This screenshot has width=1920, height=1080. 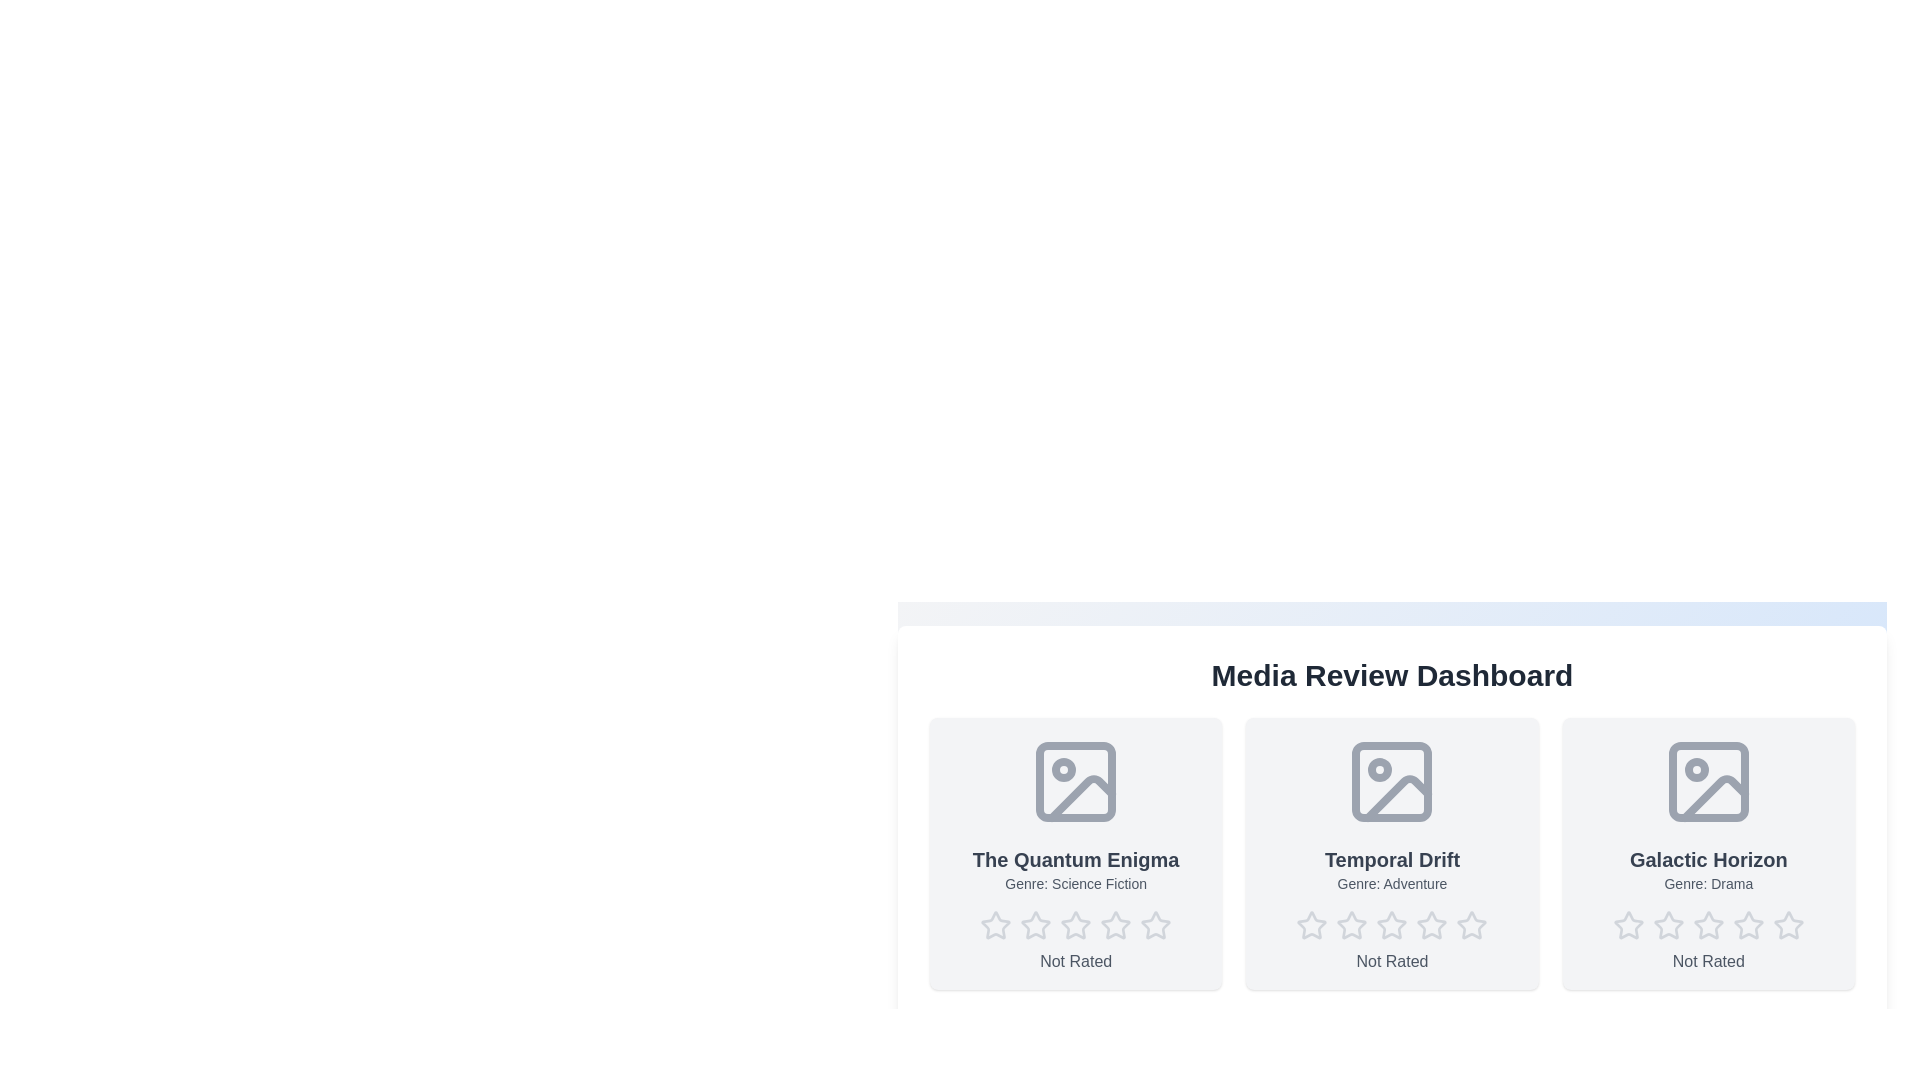 I want to click on the star corresponding to the desired rating 4 for the media item Temporal Drift, so click(x=1431, y=925).